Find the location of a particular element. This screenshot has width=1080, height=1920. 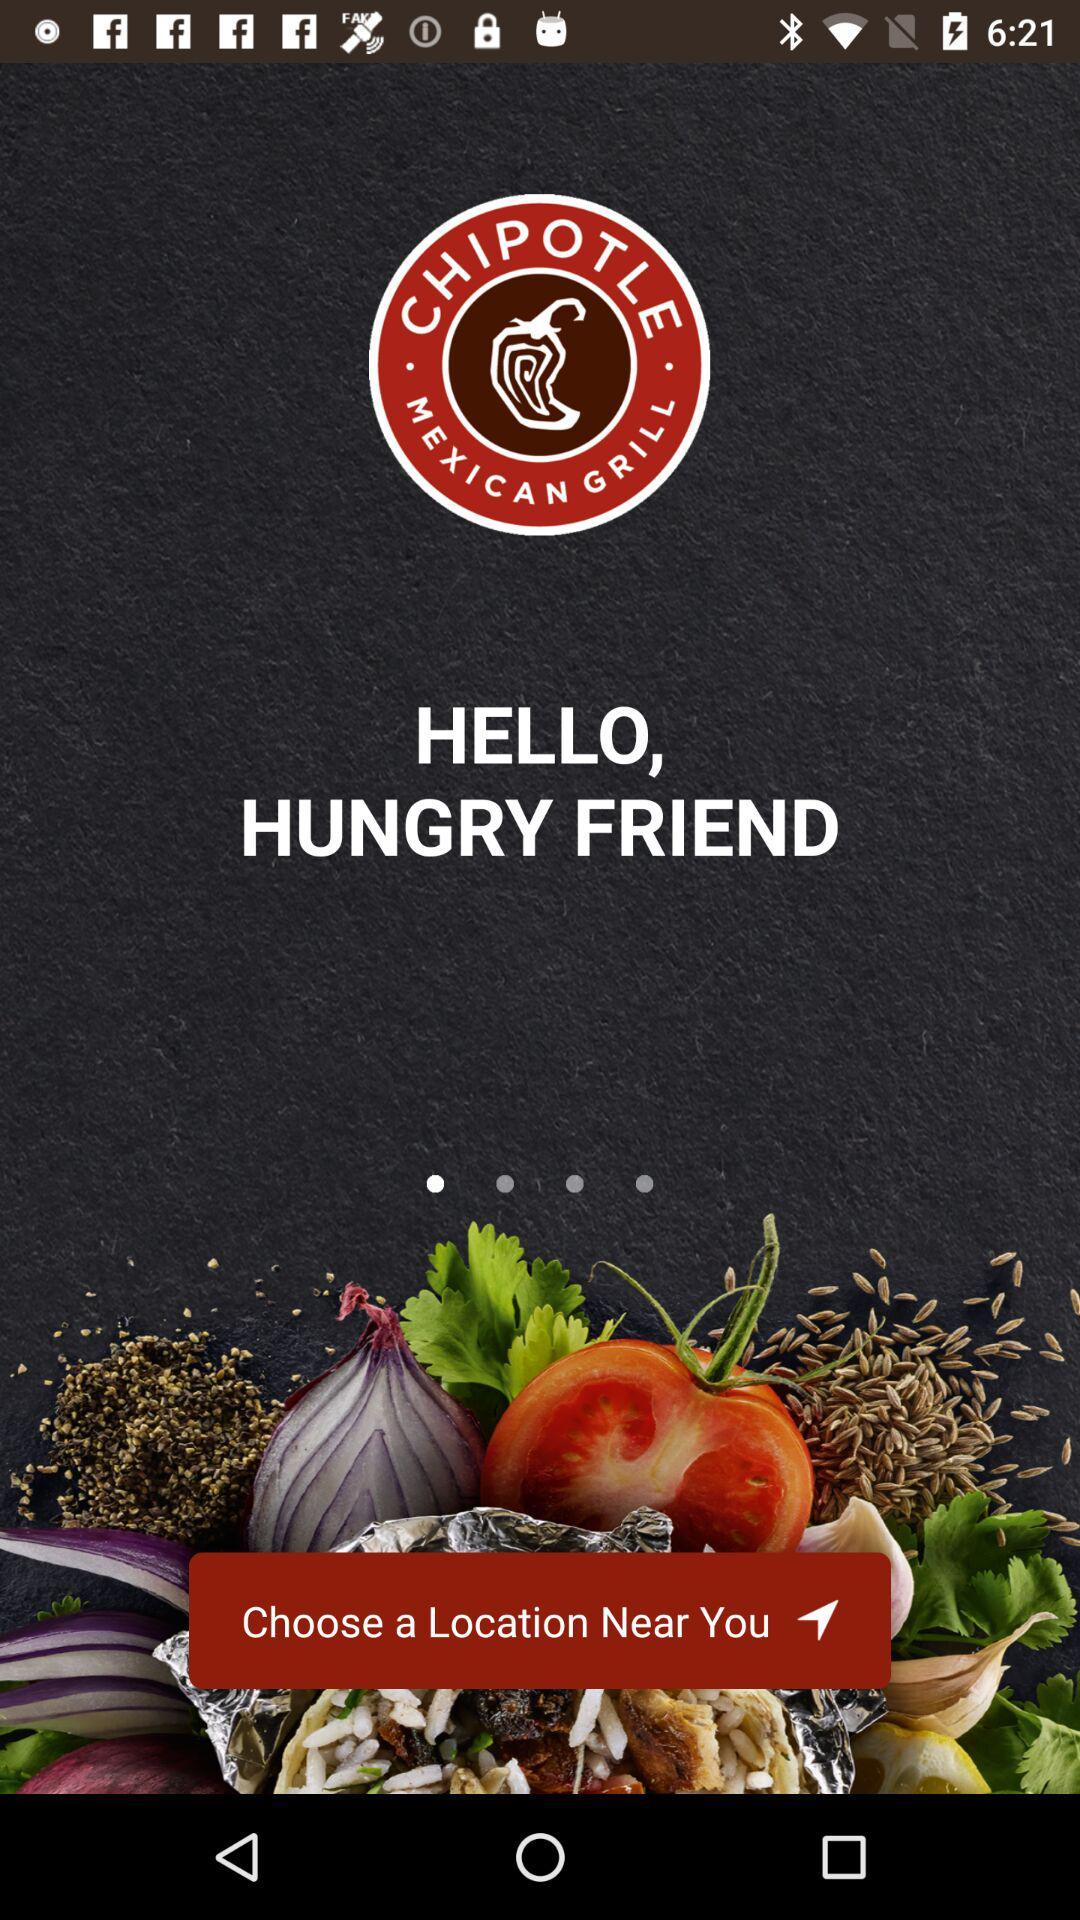

the choose a location icon is located at coordinates (540, 1620).